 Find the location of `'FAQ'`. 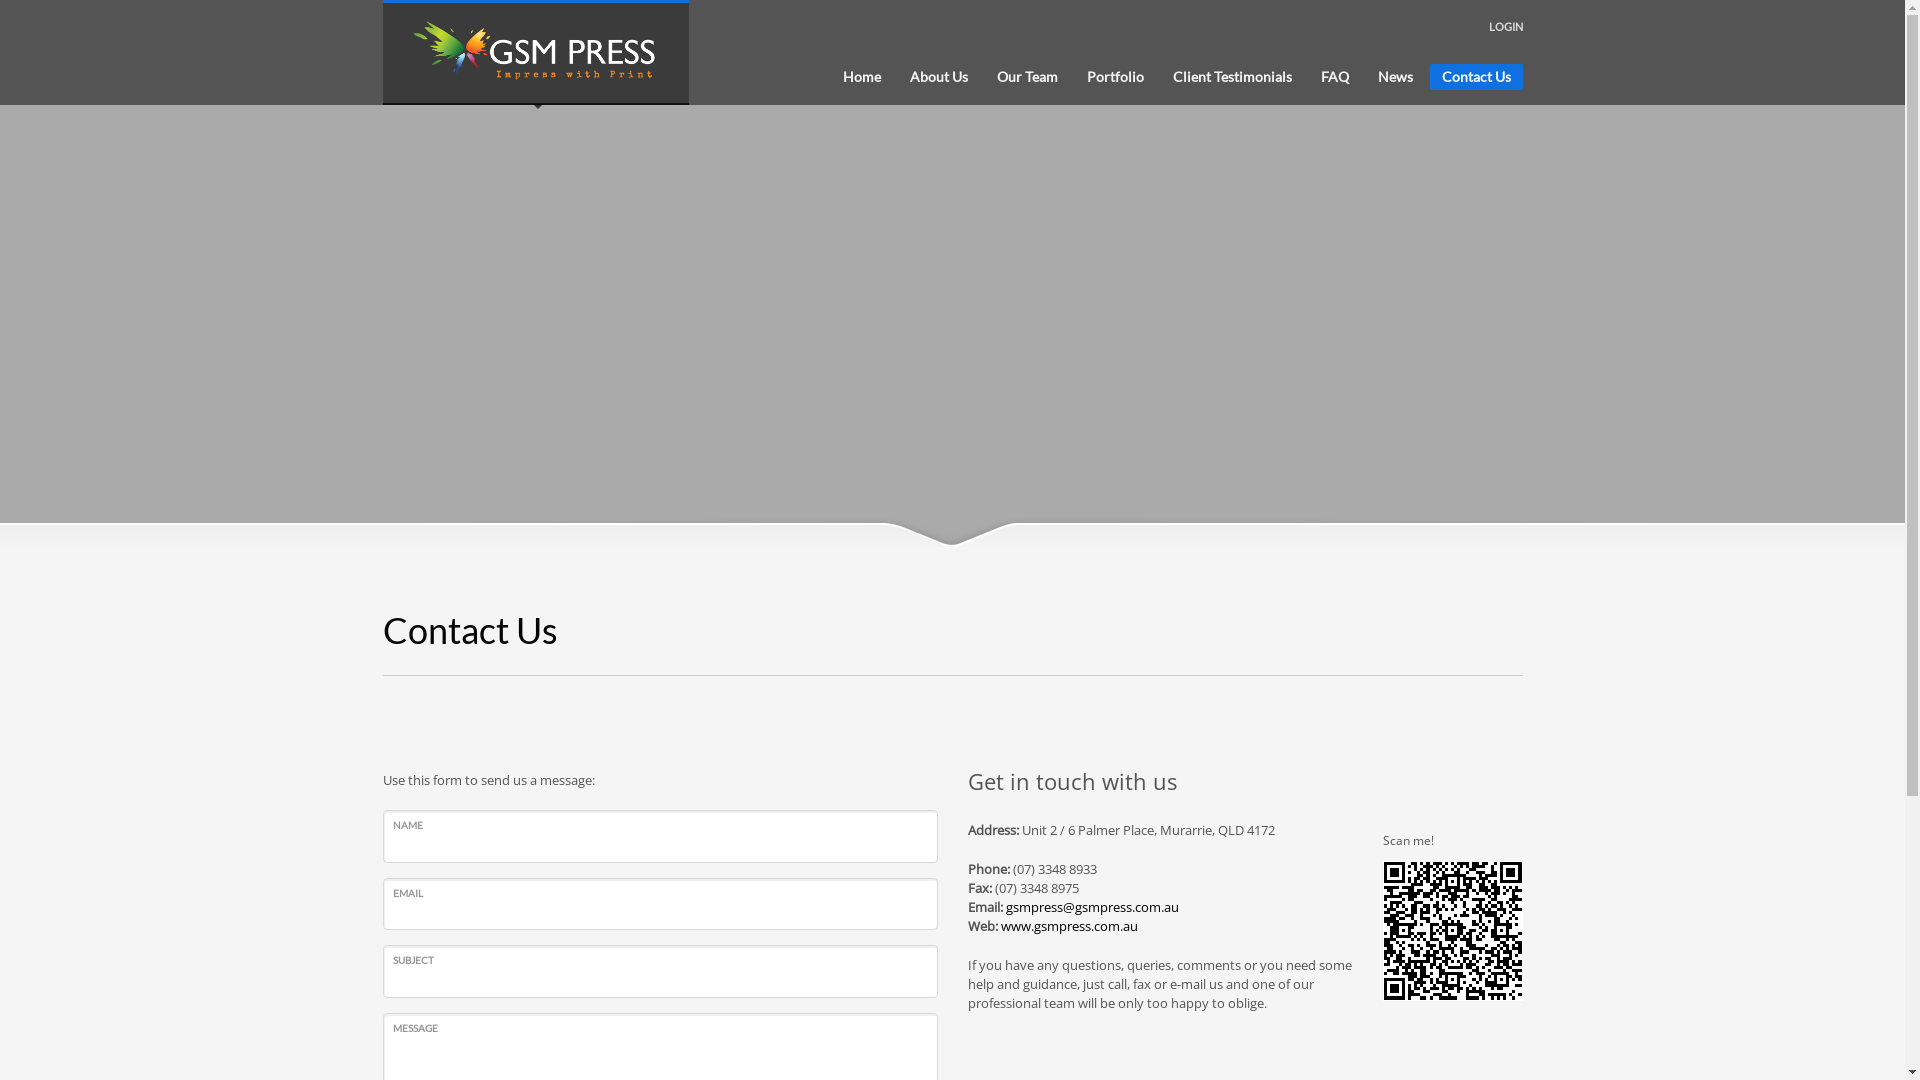

'FAQ' is located at coordinates (1334, 76).